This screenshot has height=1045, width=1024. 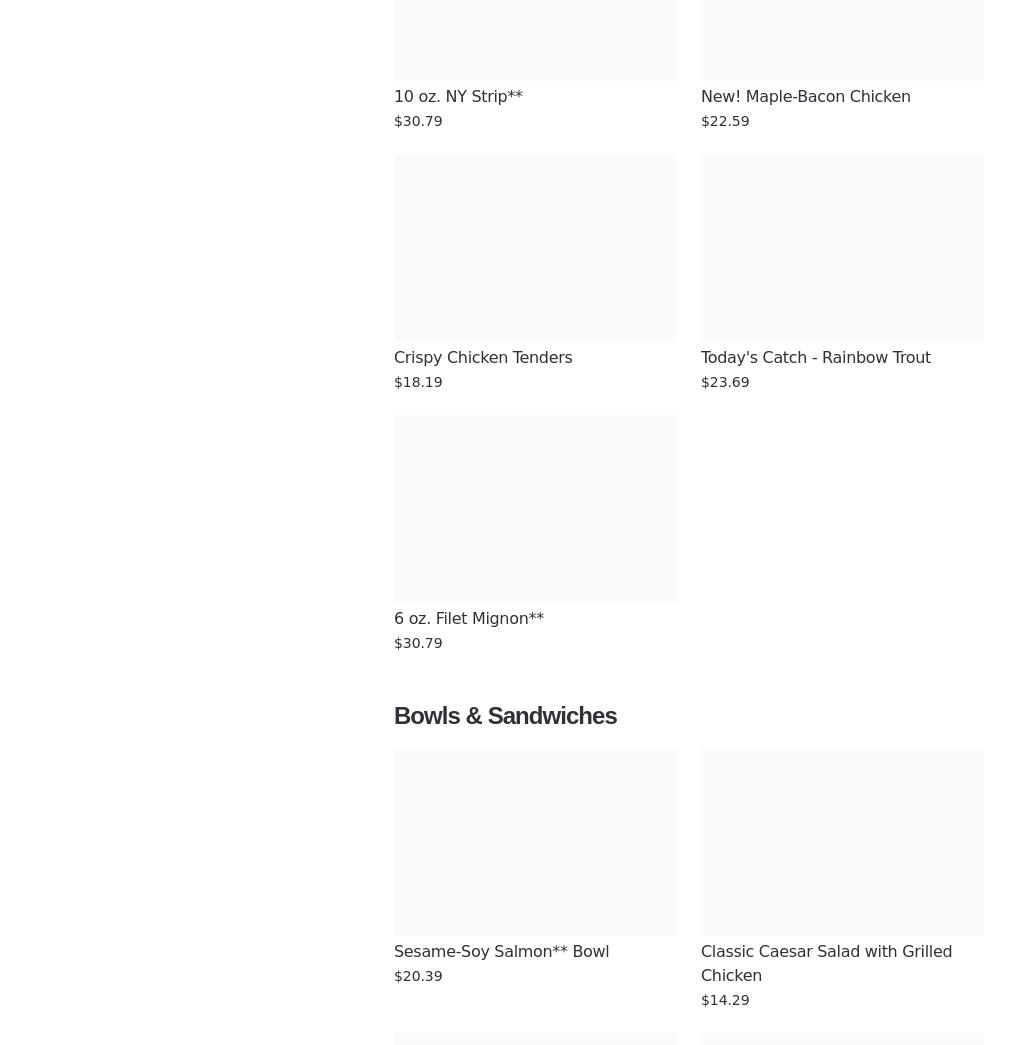 I want to click on '10 oz. NY Strip**', so click(x=458, y=96).